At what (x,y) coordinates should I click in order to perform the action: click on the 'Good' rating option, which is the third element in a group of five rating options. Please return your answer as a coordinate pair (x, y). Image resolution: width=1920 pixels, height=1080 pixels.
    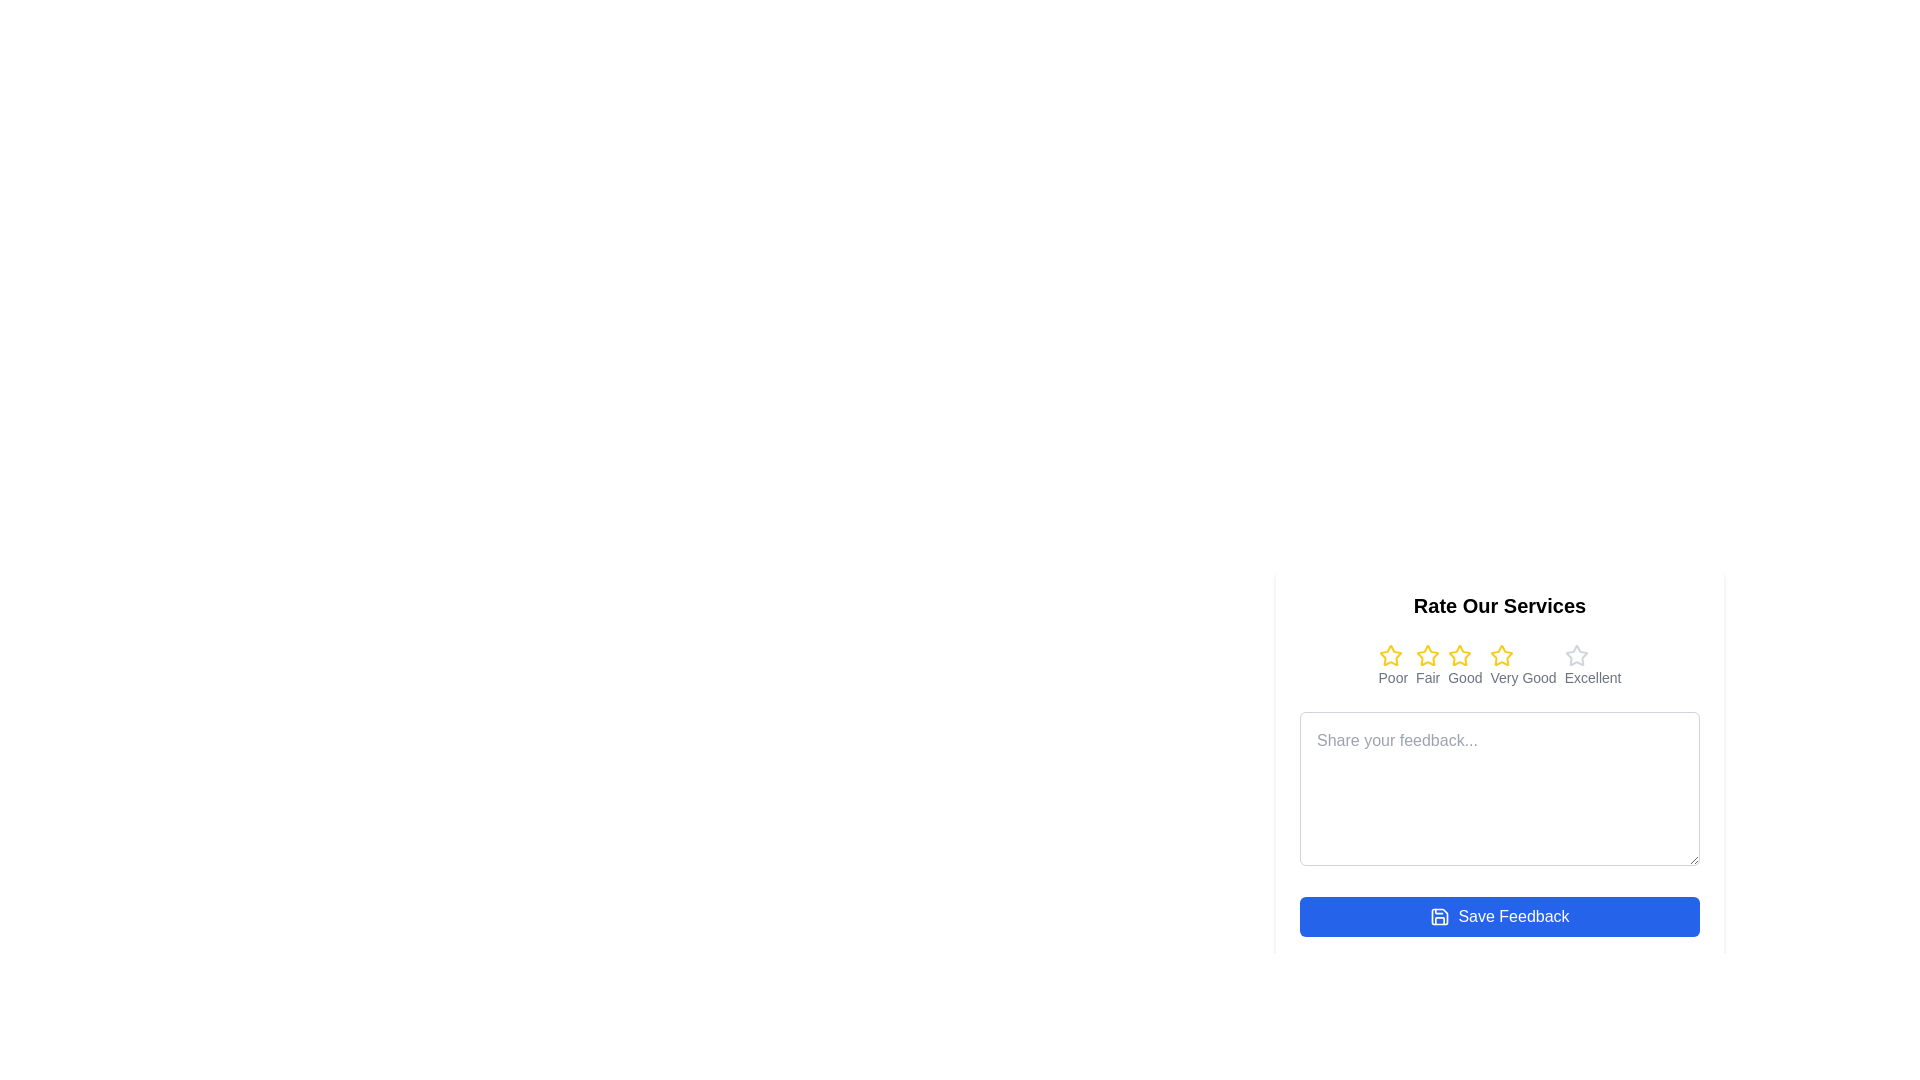
    Looking at the image, I should click on (1465, 666).